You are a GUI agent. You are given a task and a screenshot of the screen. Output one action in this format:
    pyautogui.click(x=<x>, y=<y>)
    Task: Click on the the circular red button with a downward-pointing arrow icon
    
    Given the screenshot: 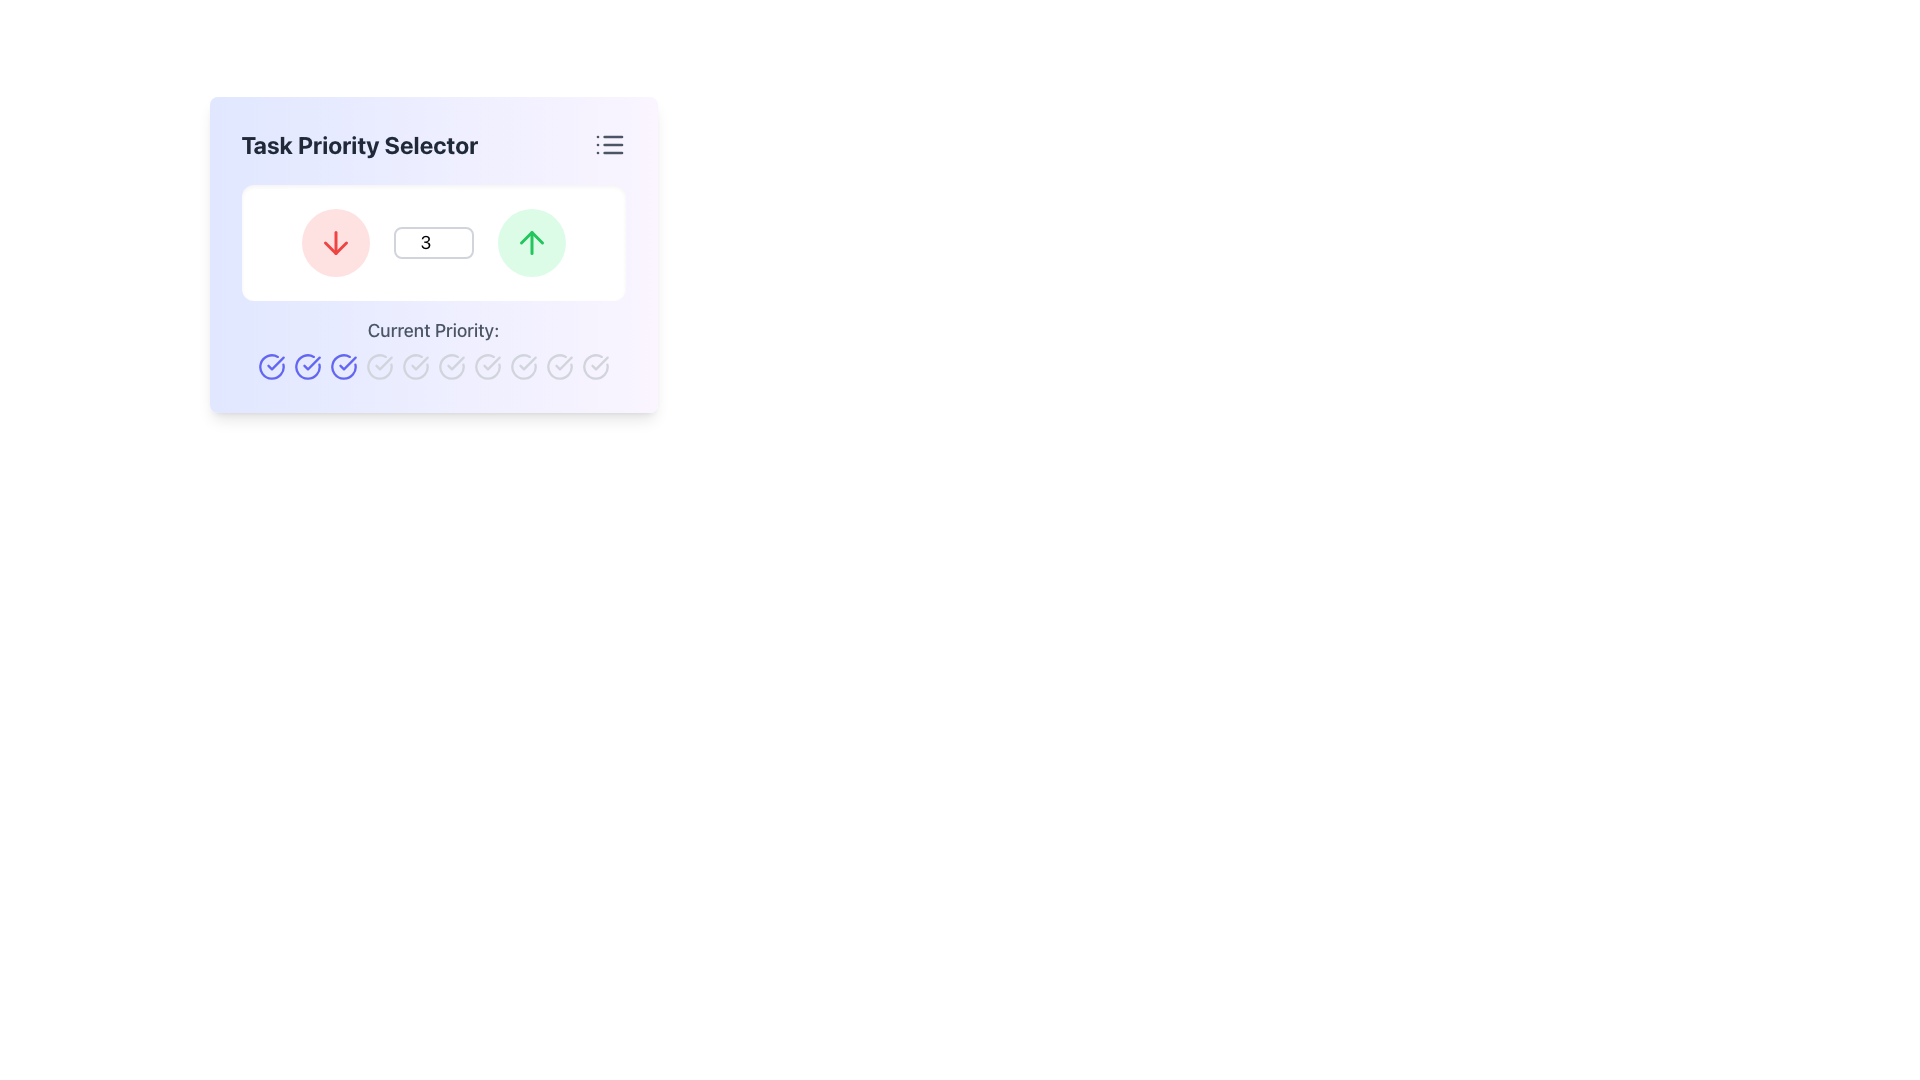 What is the action you would take?
    pyautogui.click(x=335, y=242)
    